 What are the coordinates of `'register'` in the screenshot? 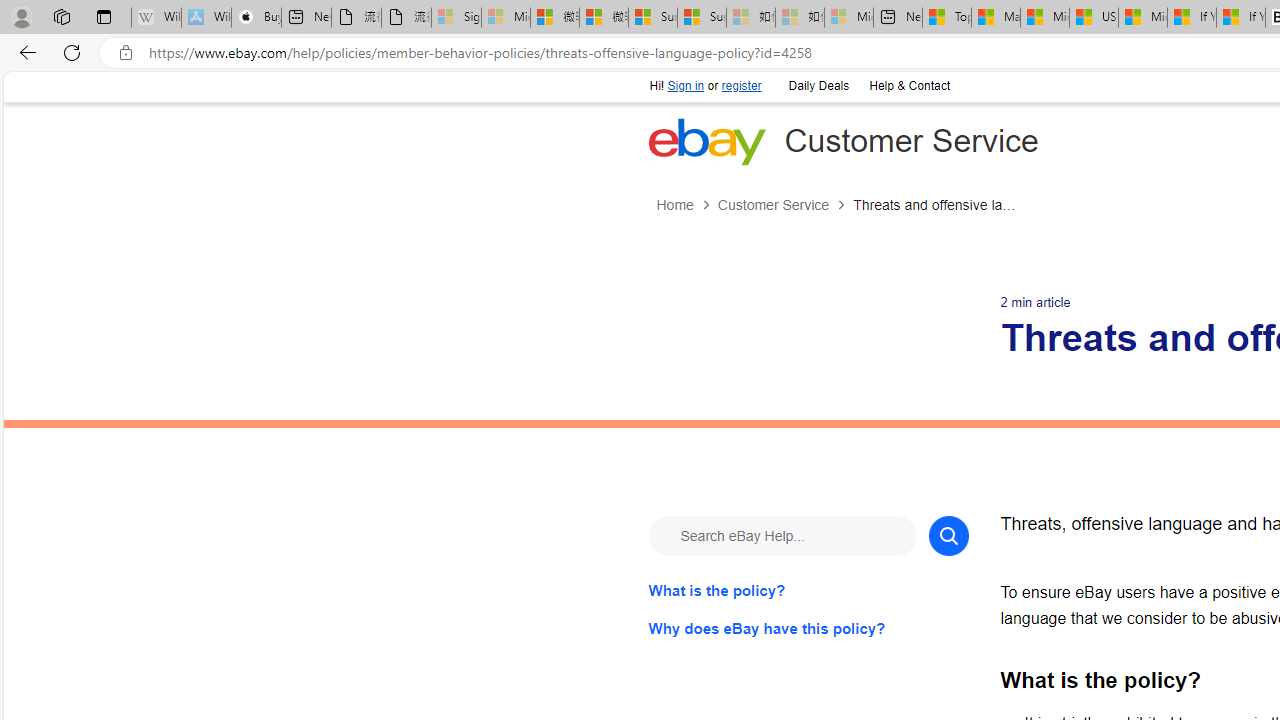 It's located at (740, 85).